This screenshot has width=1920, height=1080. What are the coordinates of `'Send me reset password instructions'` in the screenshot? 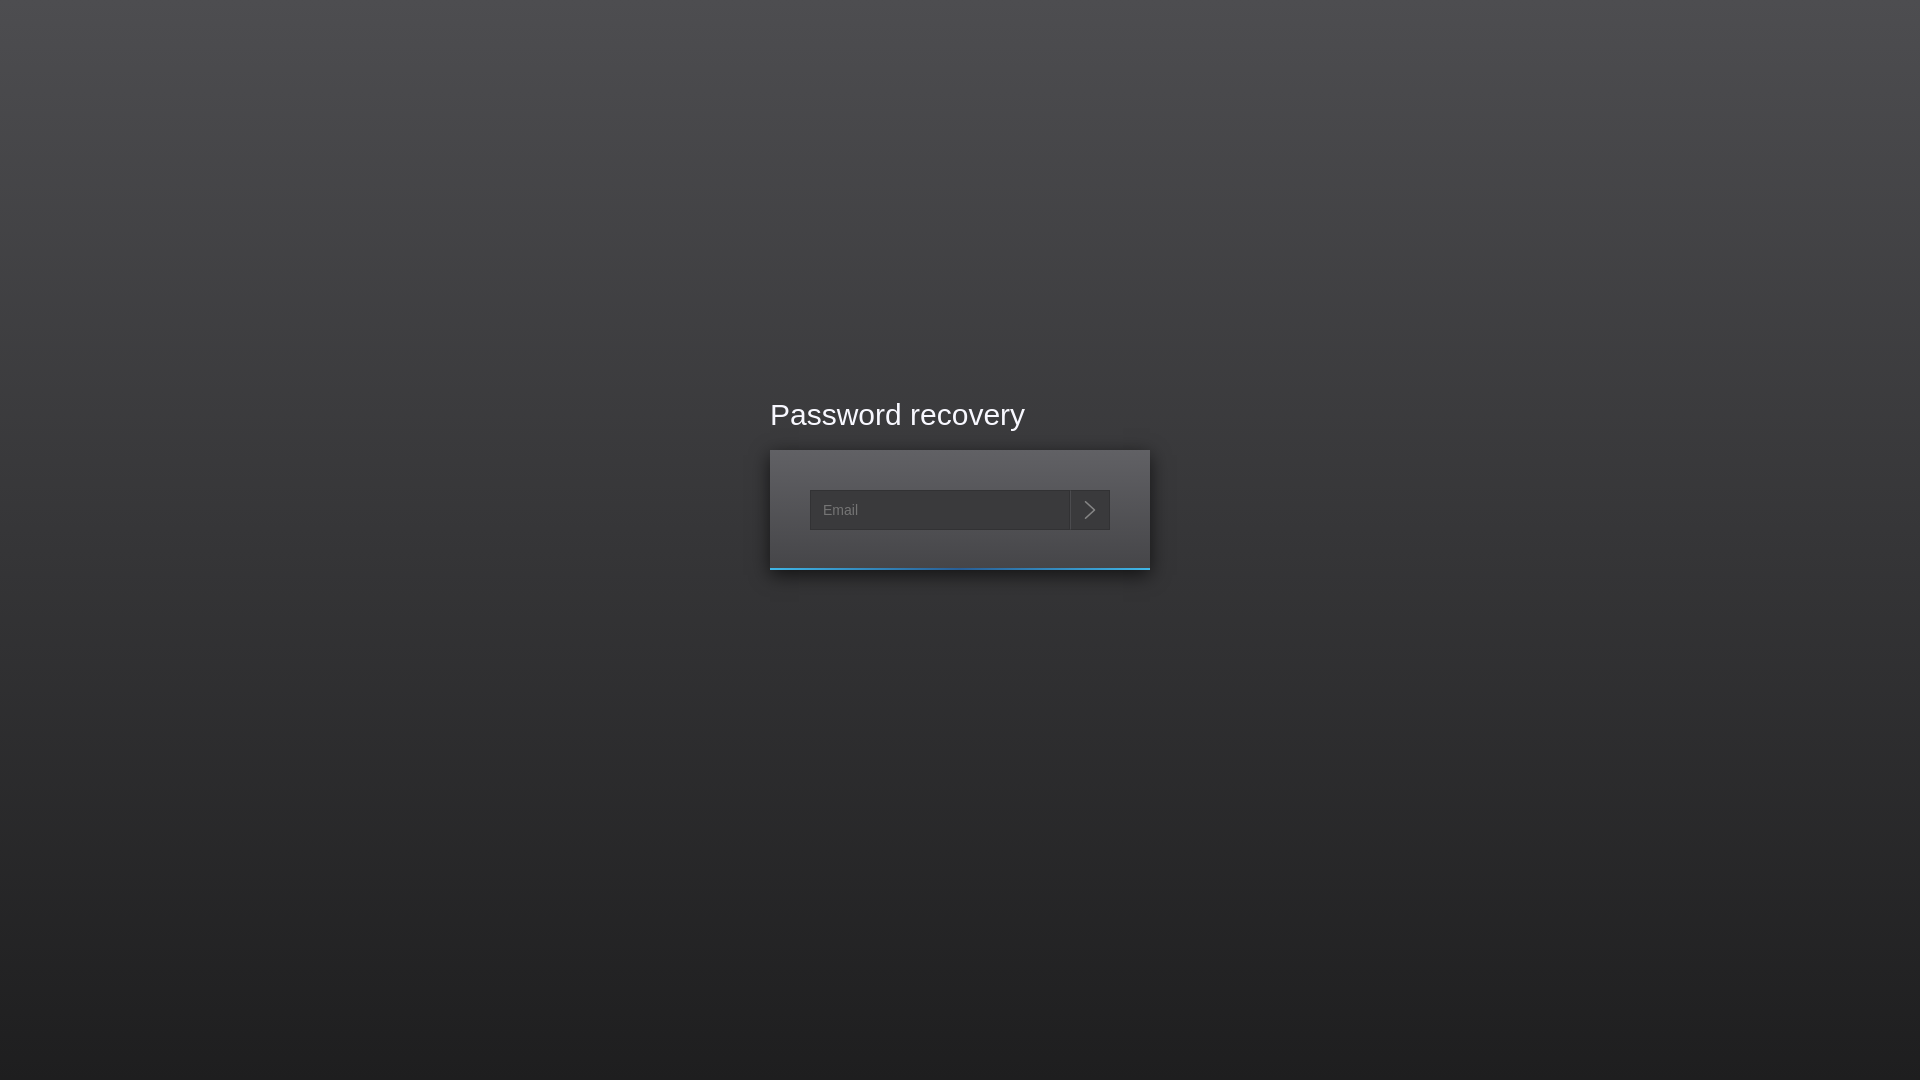 It's located at (1088, 508).